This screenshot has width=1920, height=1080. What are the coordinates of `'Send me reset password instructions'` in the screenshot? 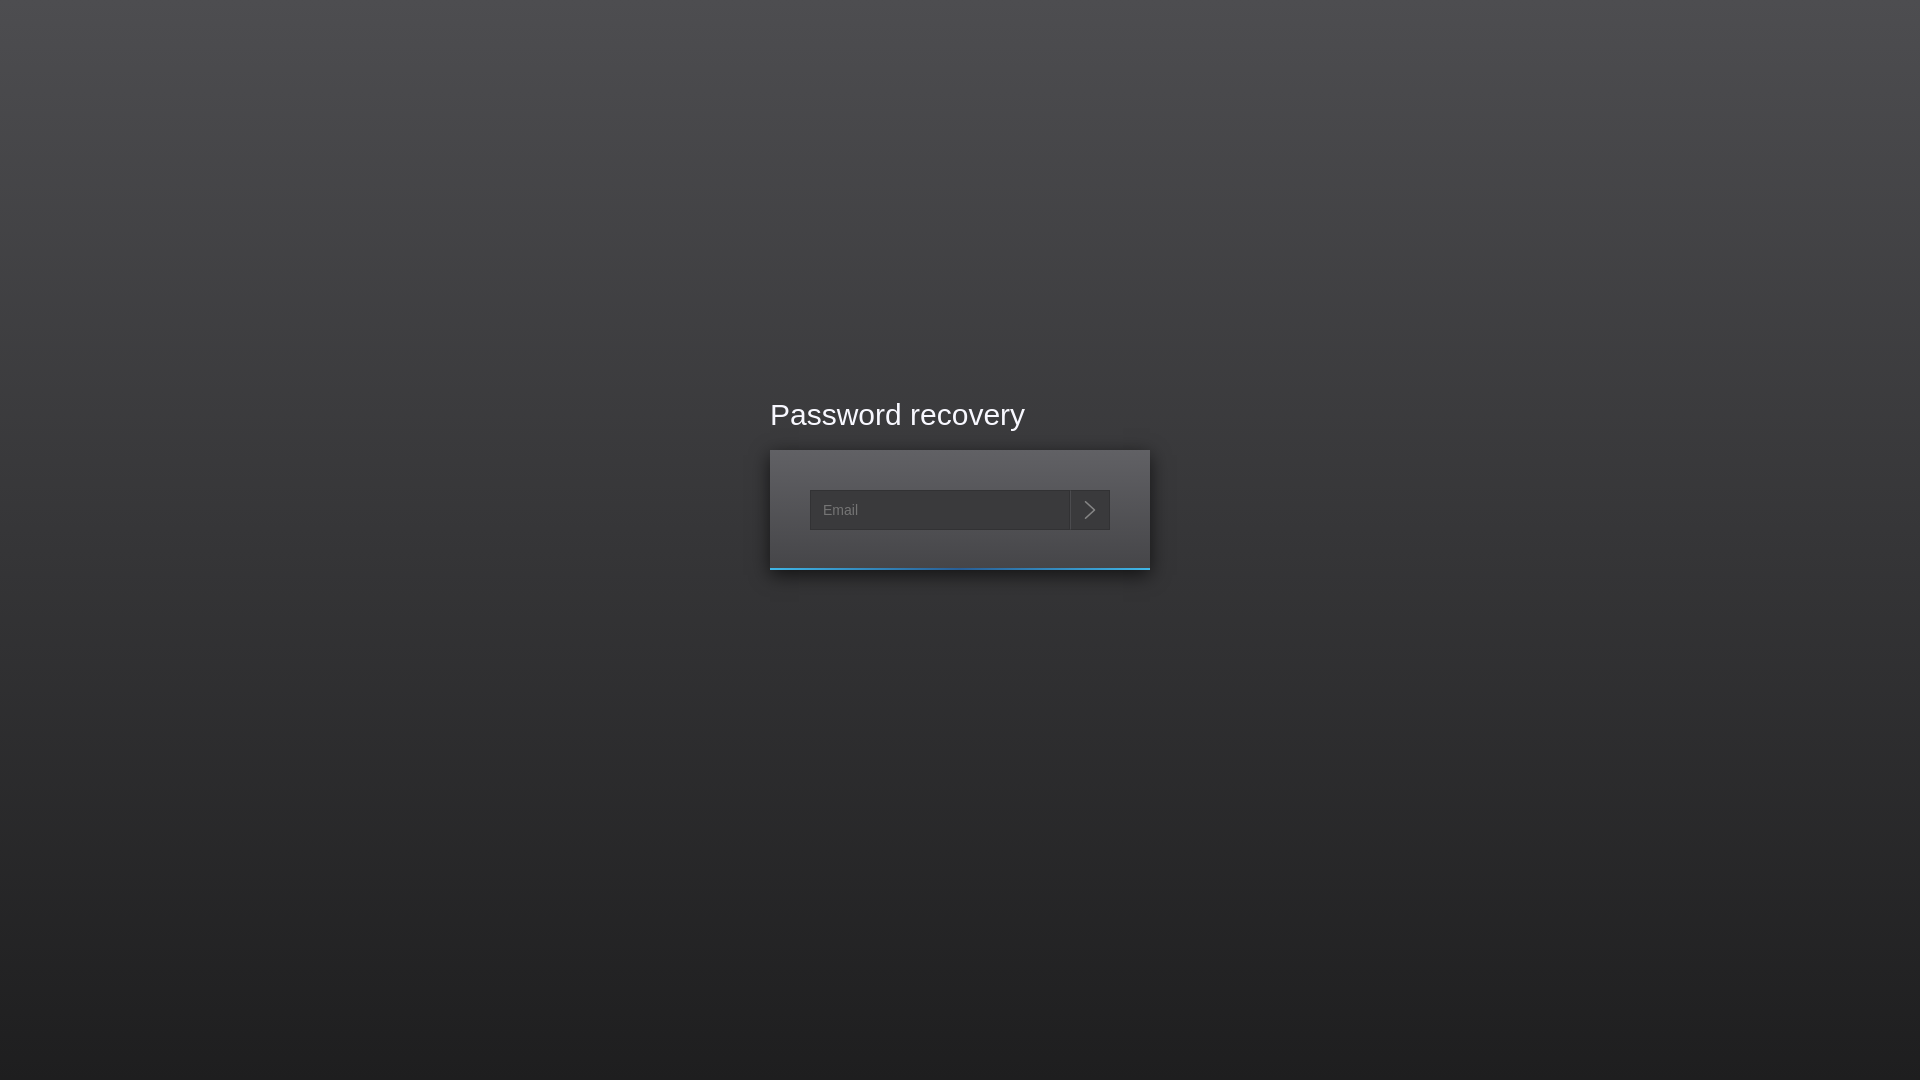 It's located at (1088, 508).